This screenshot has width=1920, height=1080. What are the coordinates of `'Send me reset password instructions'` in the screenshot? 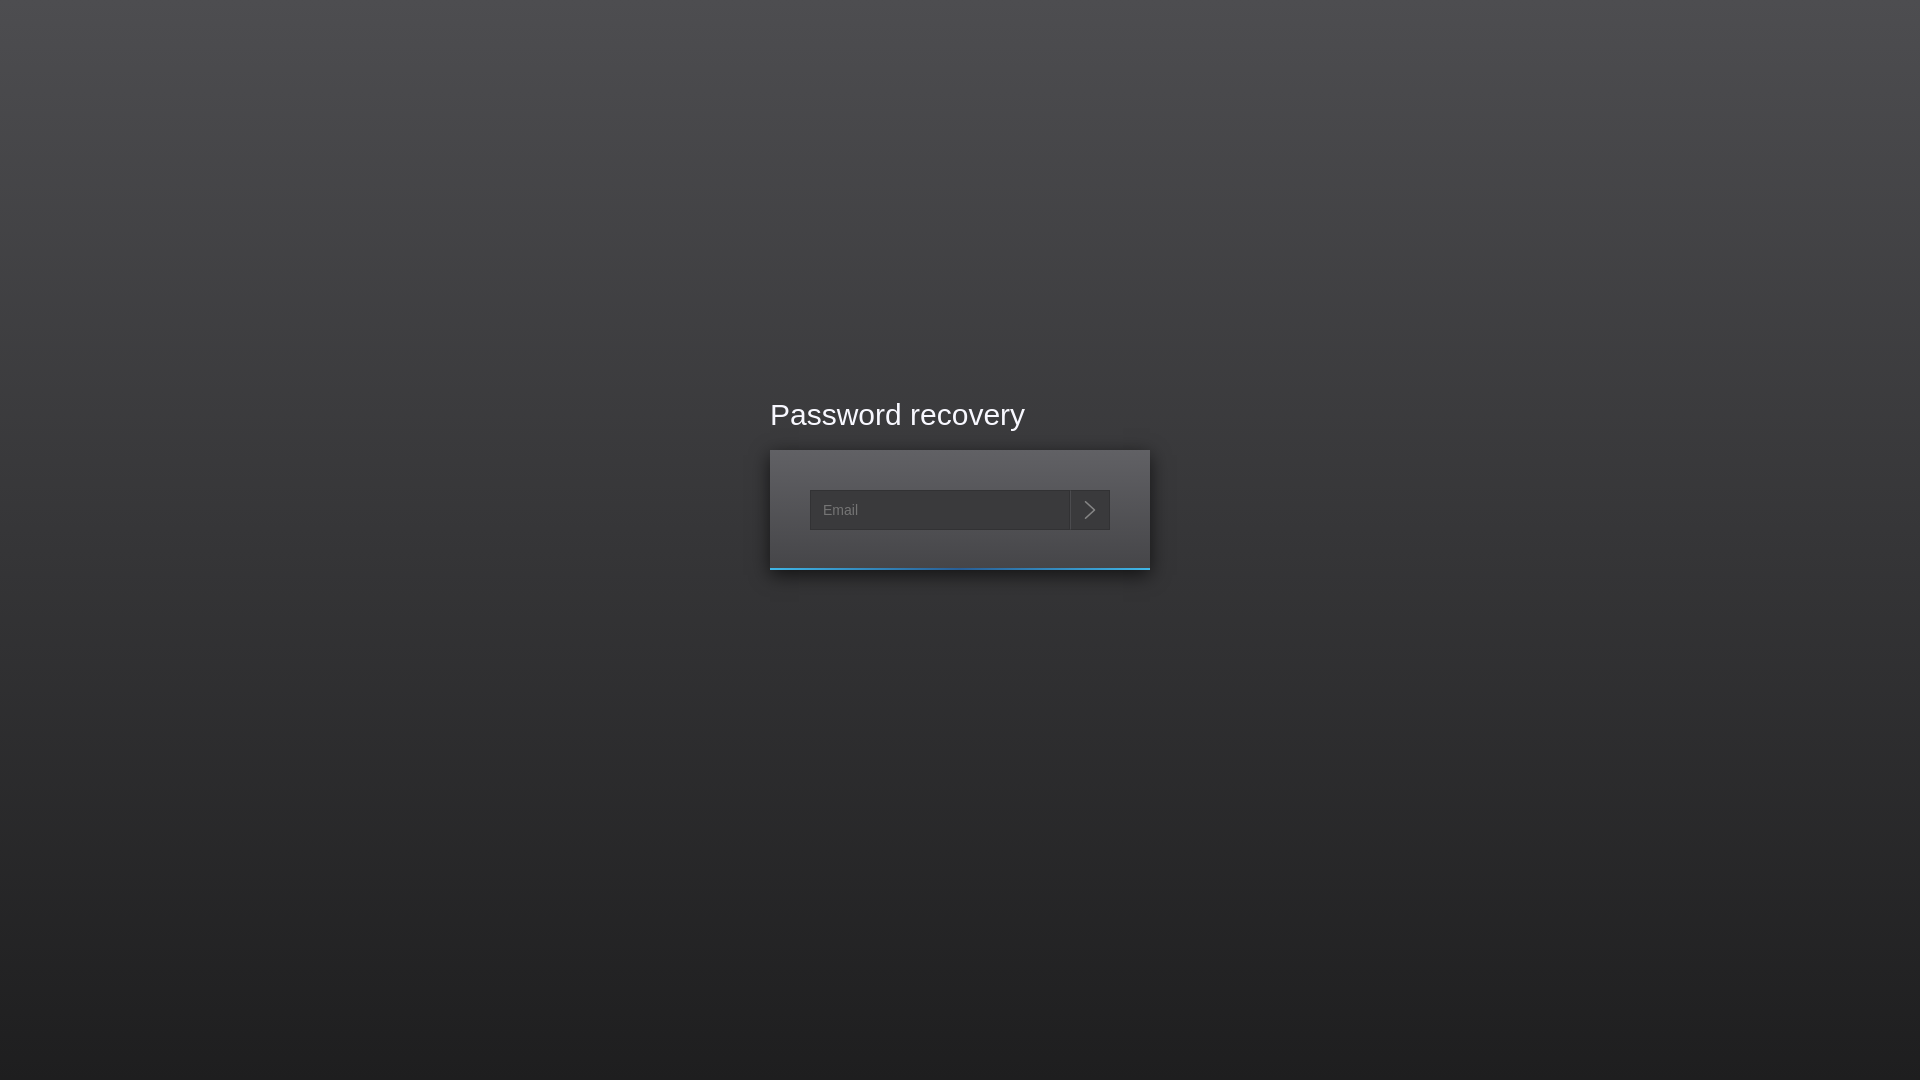 It's located at (1088, 508).